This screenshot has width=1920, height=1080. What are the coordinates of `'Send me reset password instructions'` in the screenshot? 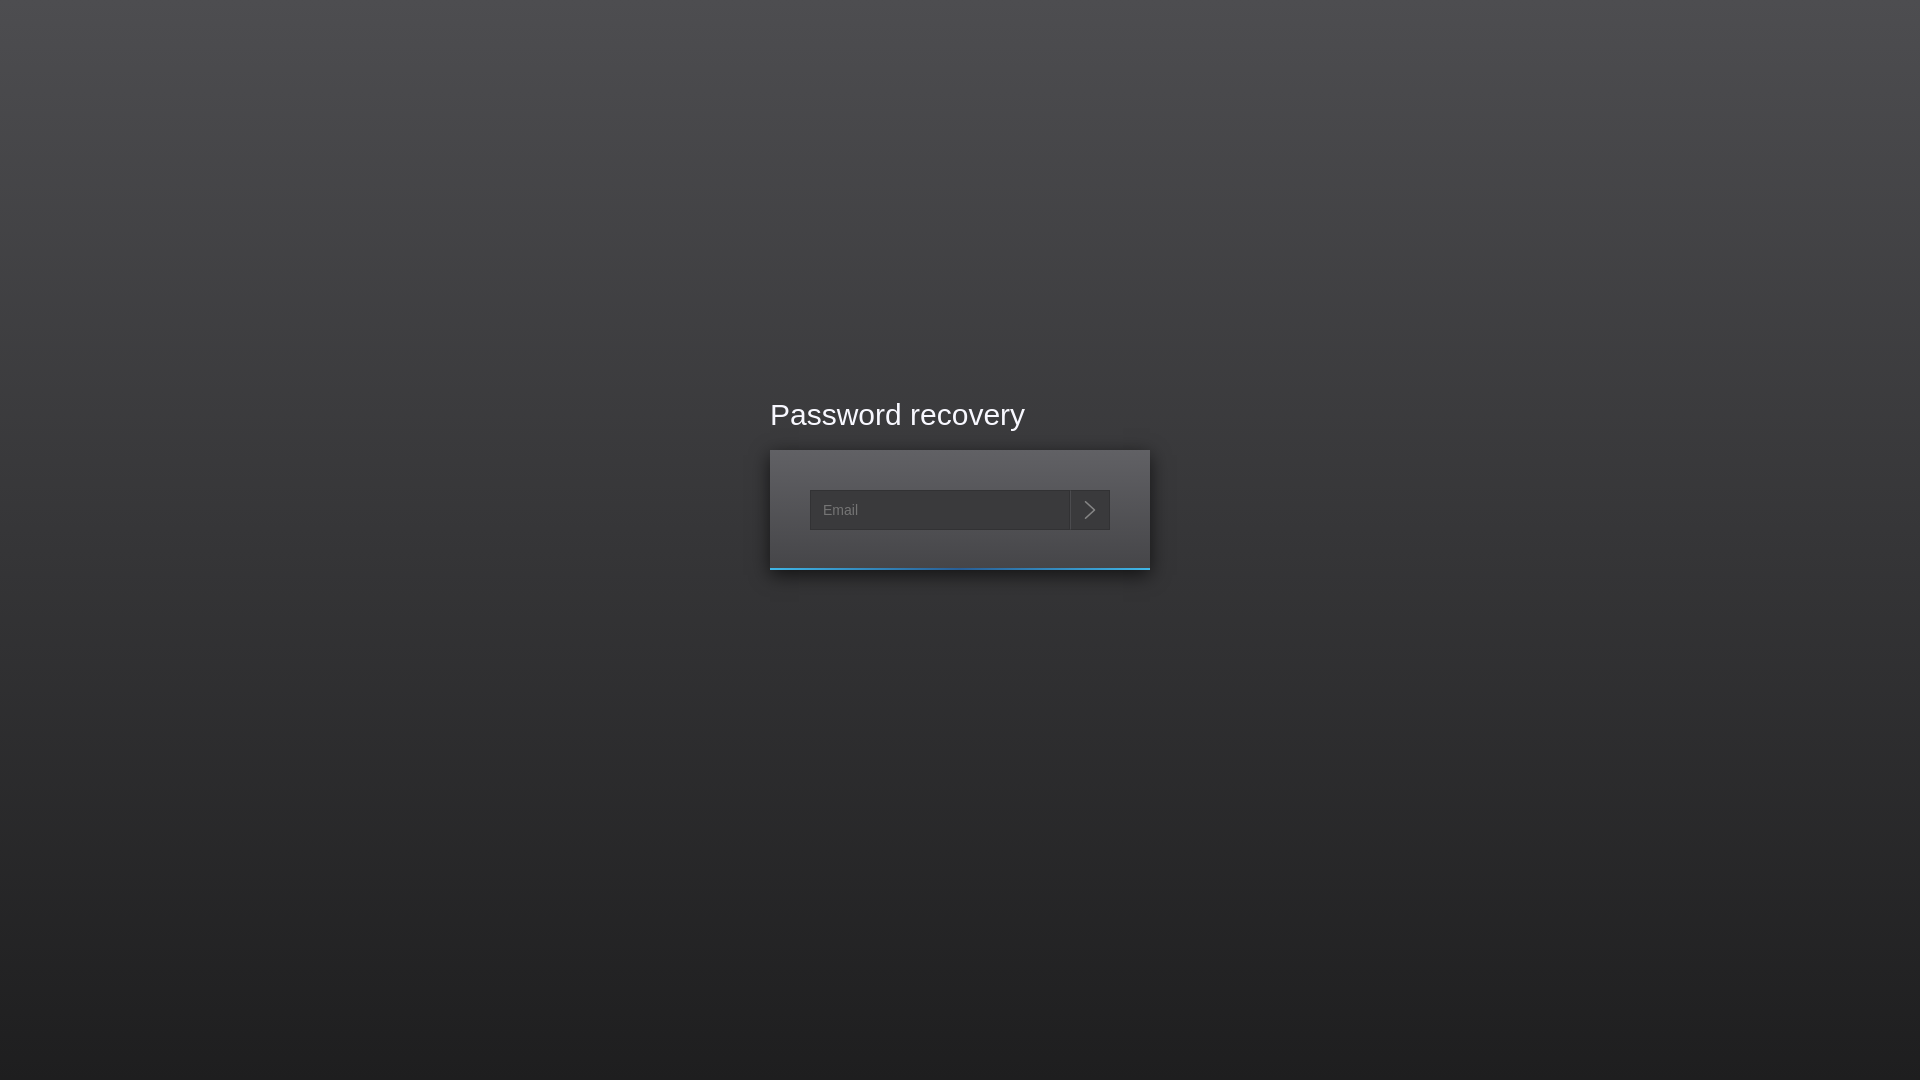 It's located at (1088, 508).